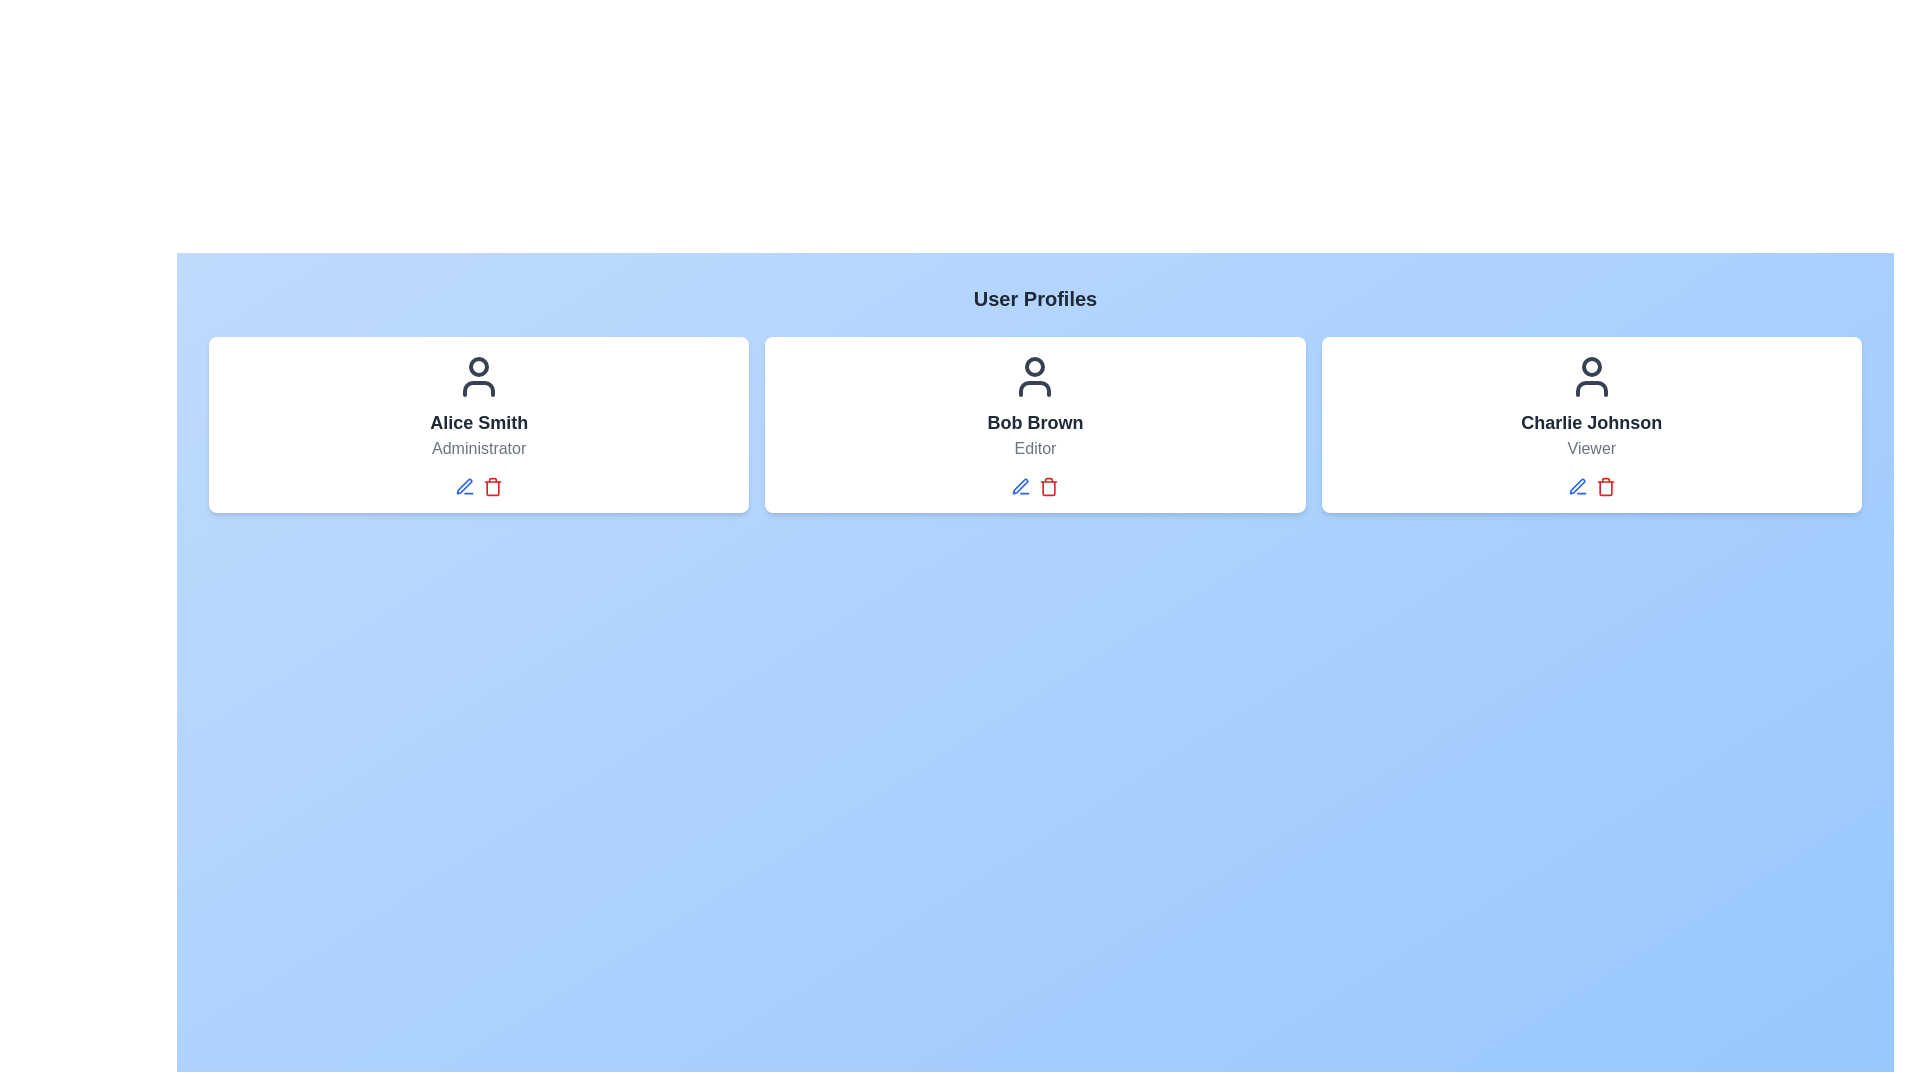  I want to click on the stylized pen icon located at the bottom-left corner of the 'Charlie Johnson' user card, so click(1576, 486).